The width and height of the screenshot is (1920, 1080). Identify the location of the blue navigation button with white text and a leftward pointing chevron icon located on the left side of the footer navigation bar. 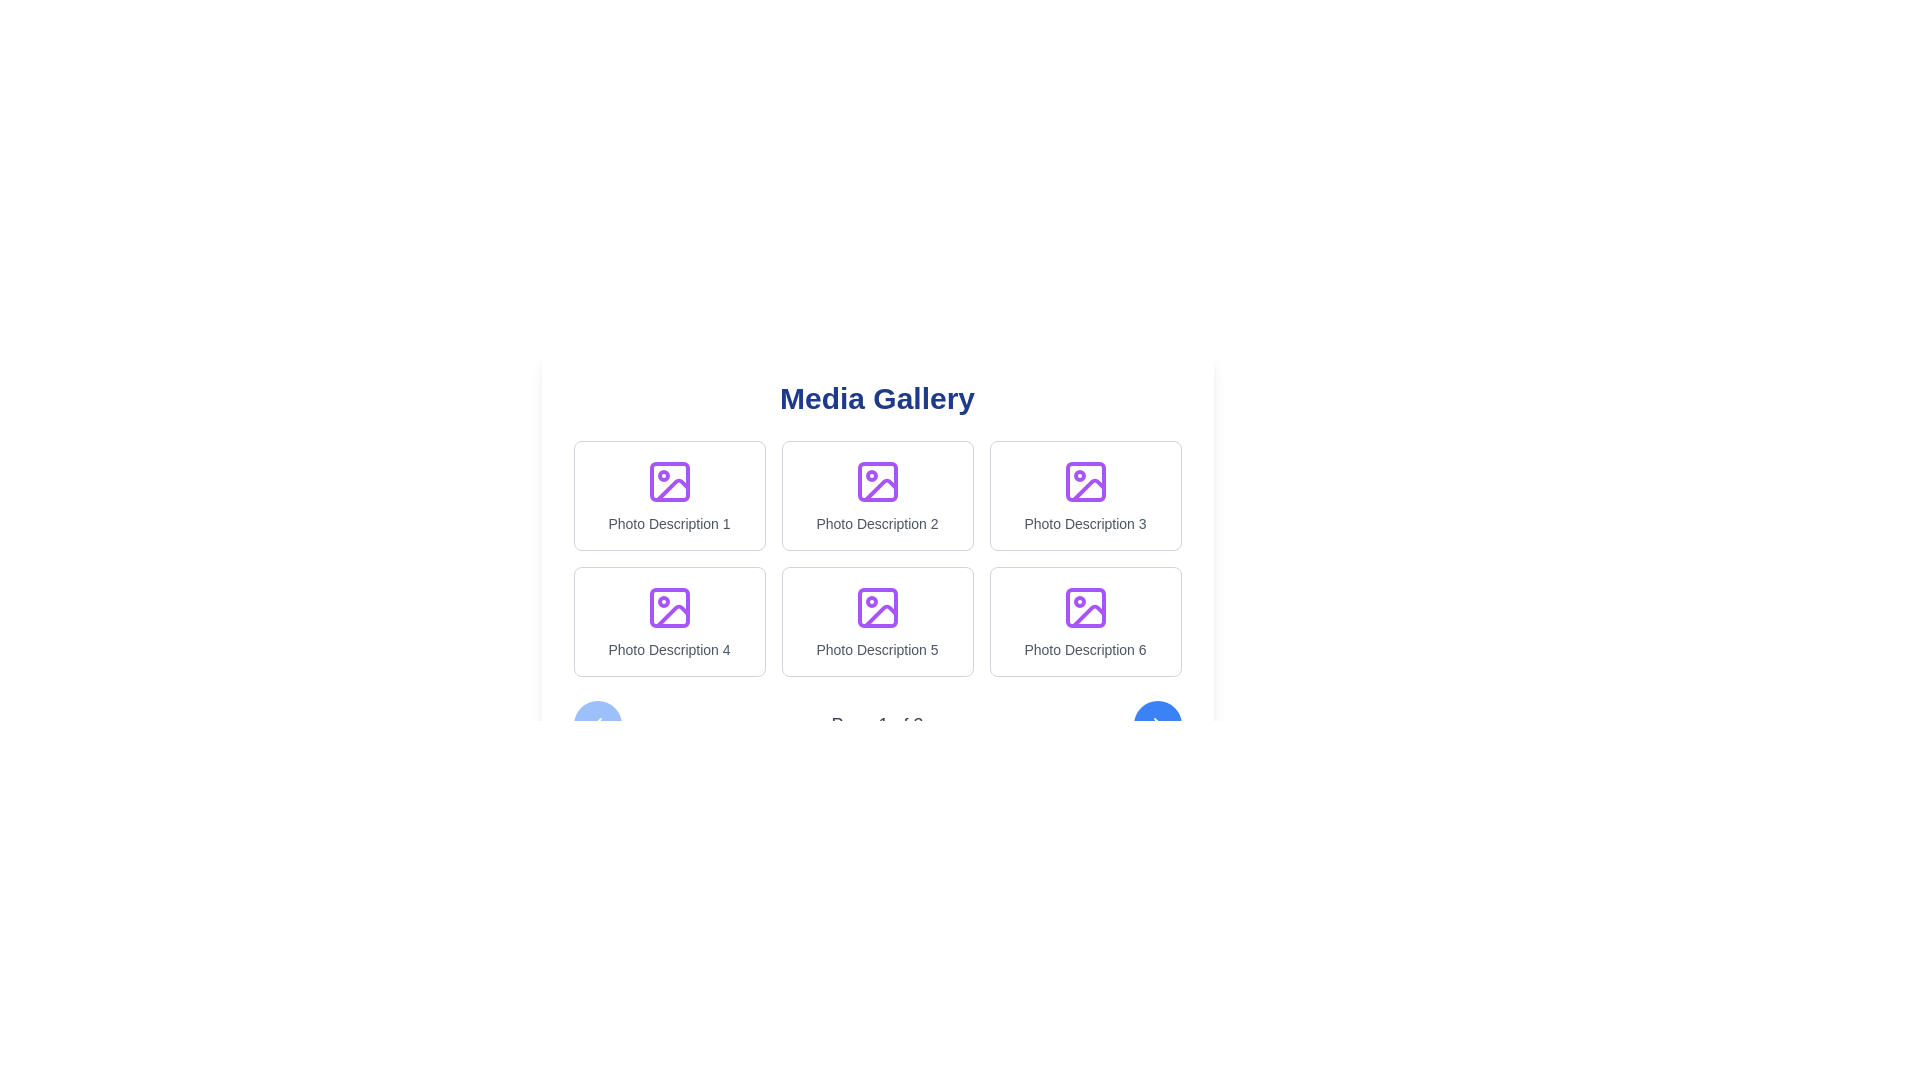
(596, 725).